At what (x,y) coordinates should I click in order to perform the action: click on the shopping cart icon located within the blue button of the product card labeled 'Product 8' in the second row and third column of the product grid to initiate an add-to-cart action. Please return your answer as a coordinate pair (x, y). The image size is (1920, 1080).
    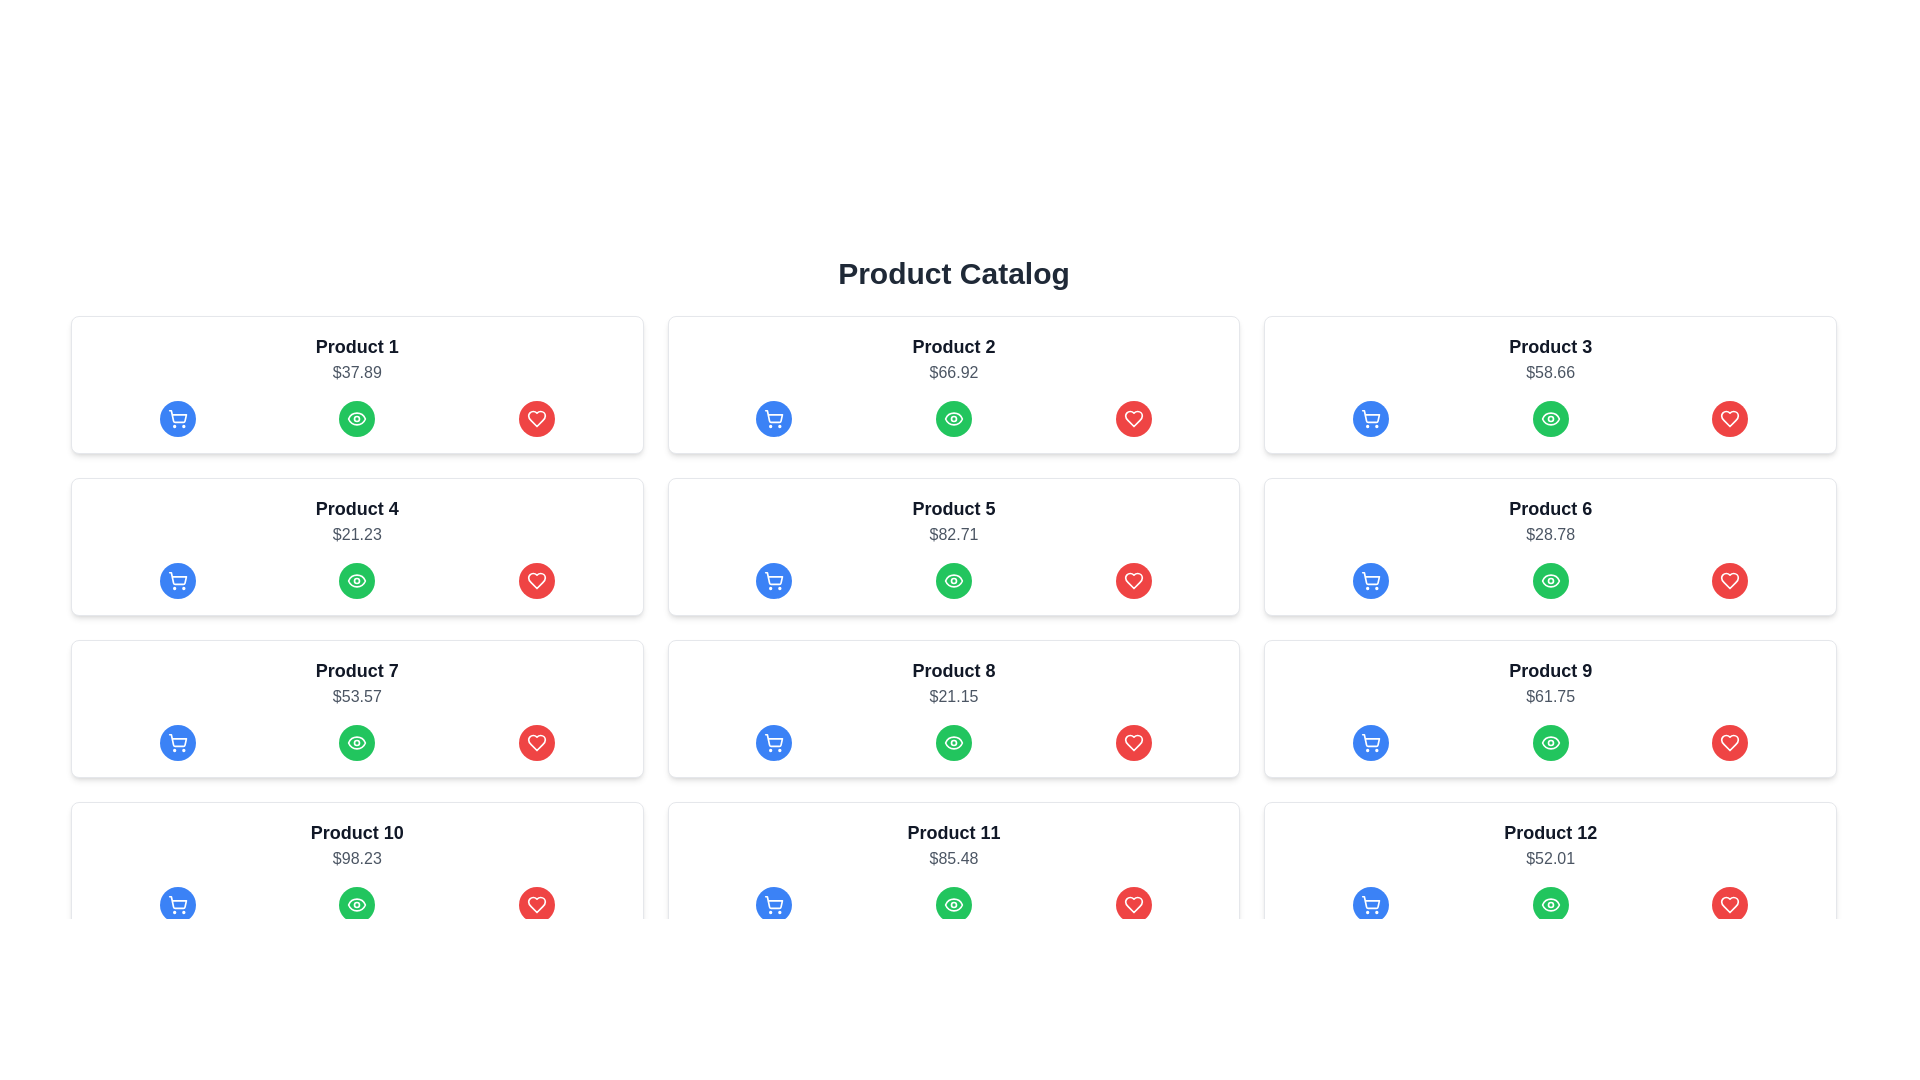
    Looking at the image, I should click on (773, 743).